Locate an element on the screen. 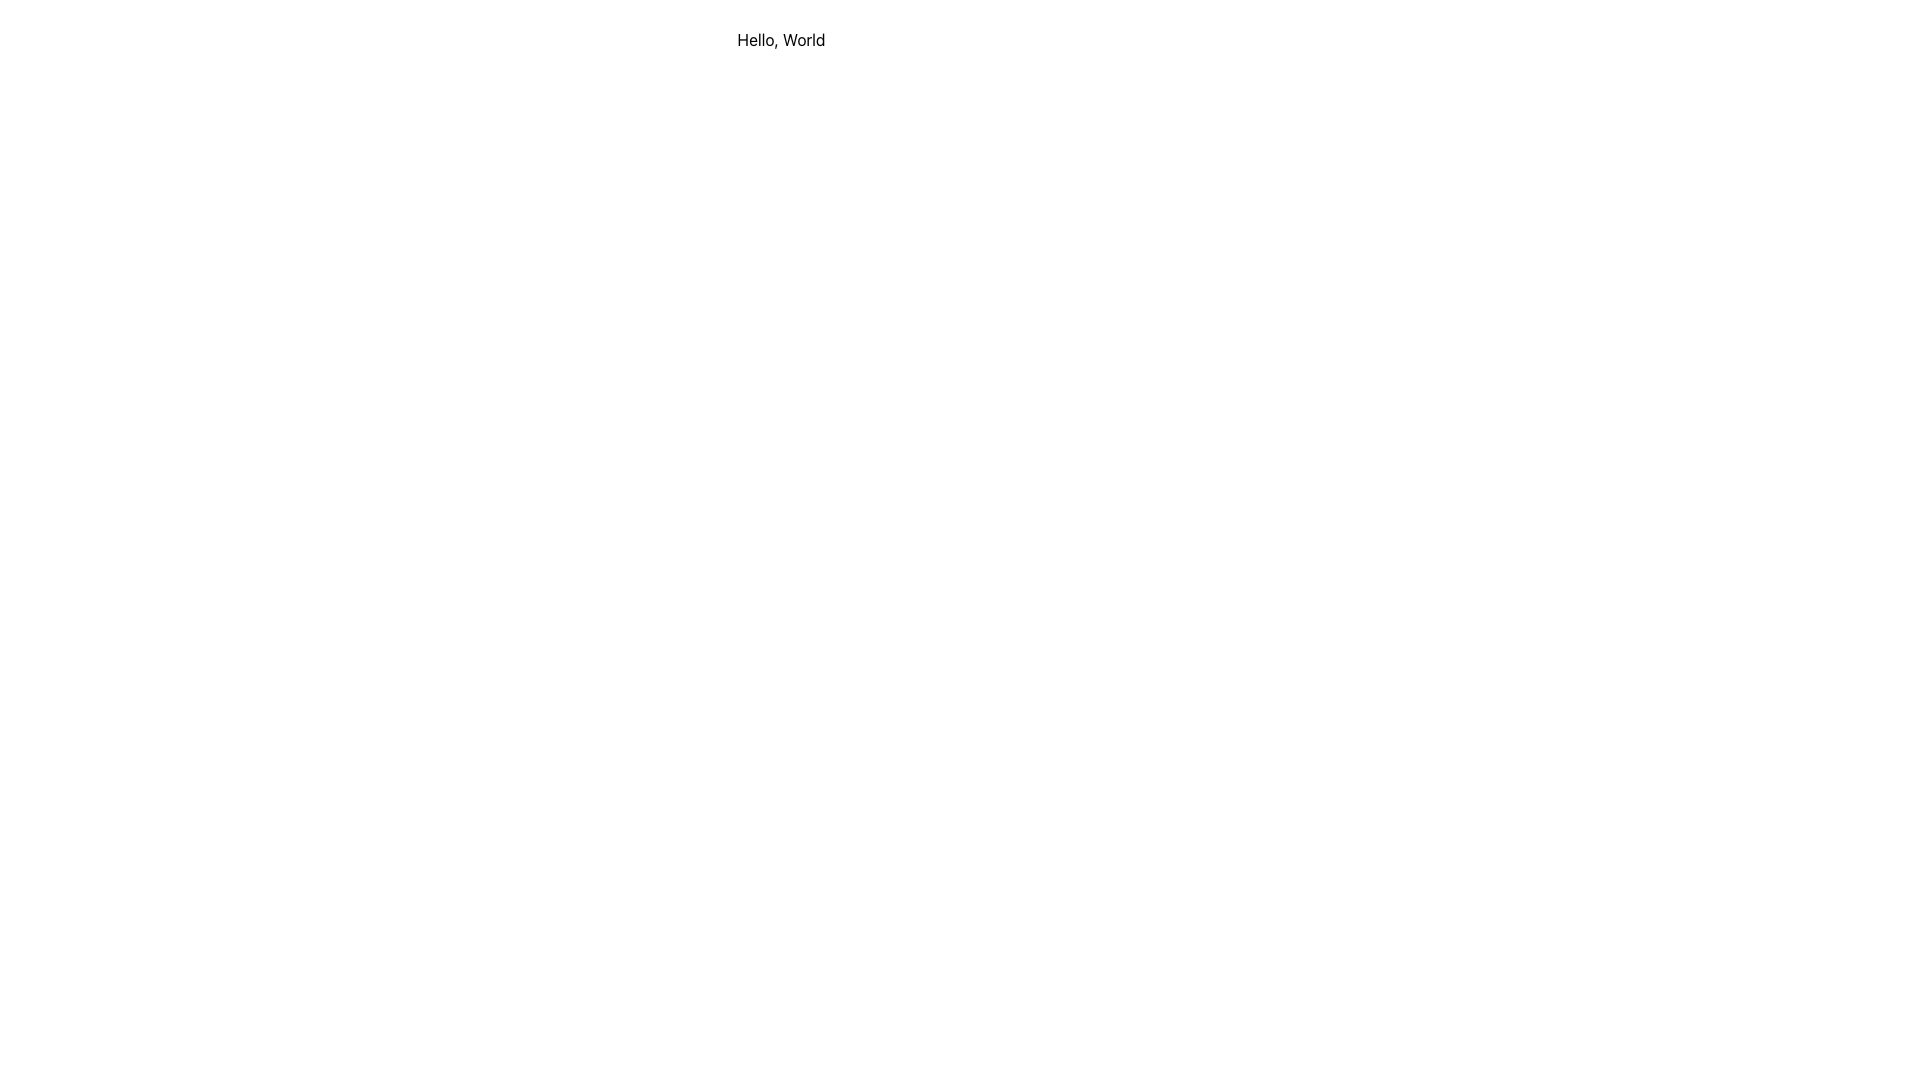  text displayed in the centered static text component that says 'Hello, World' is located at coordinates (780, 39).